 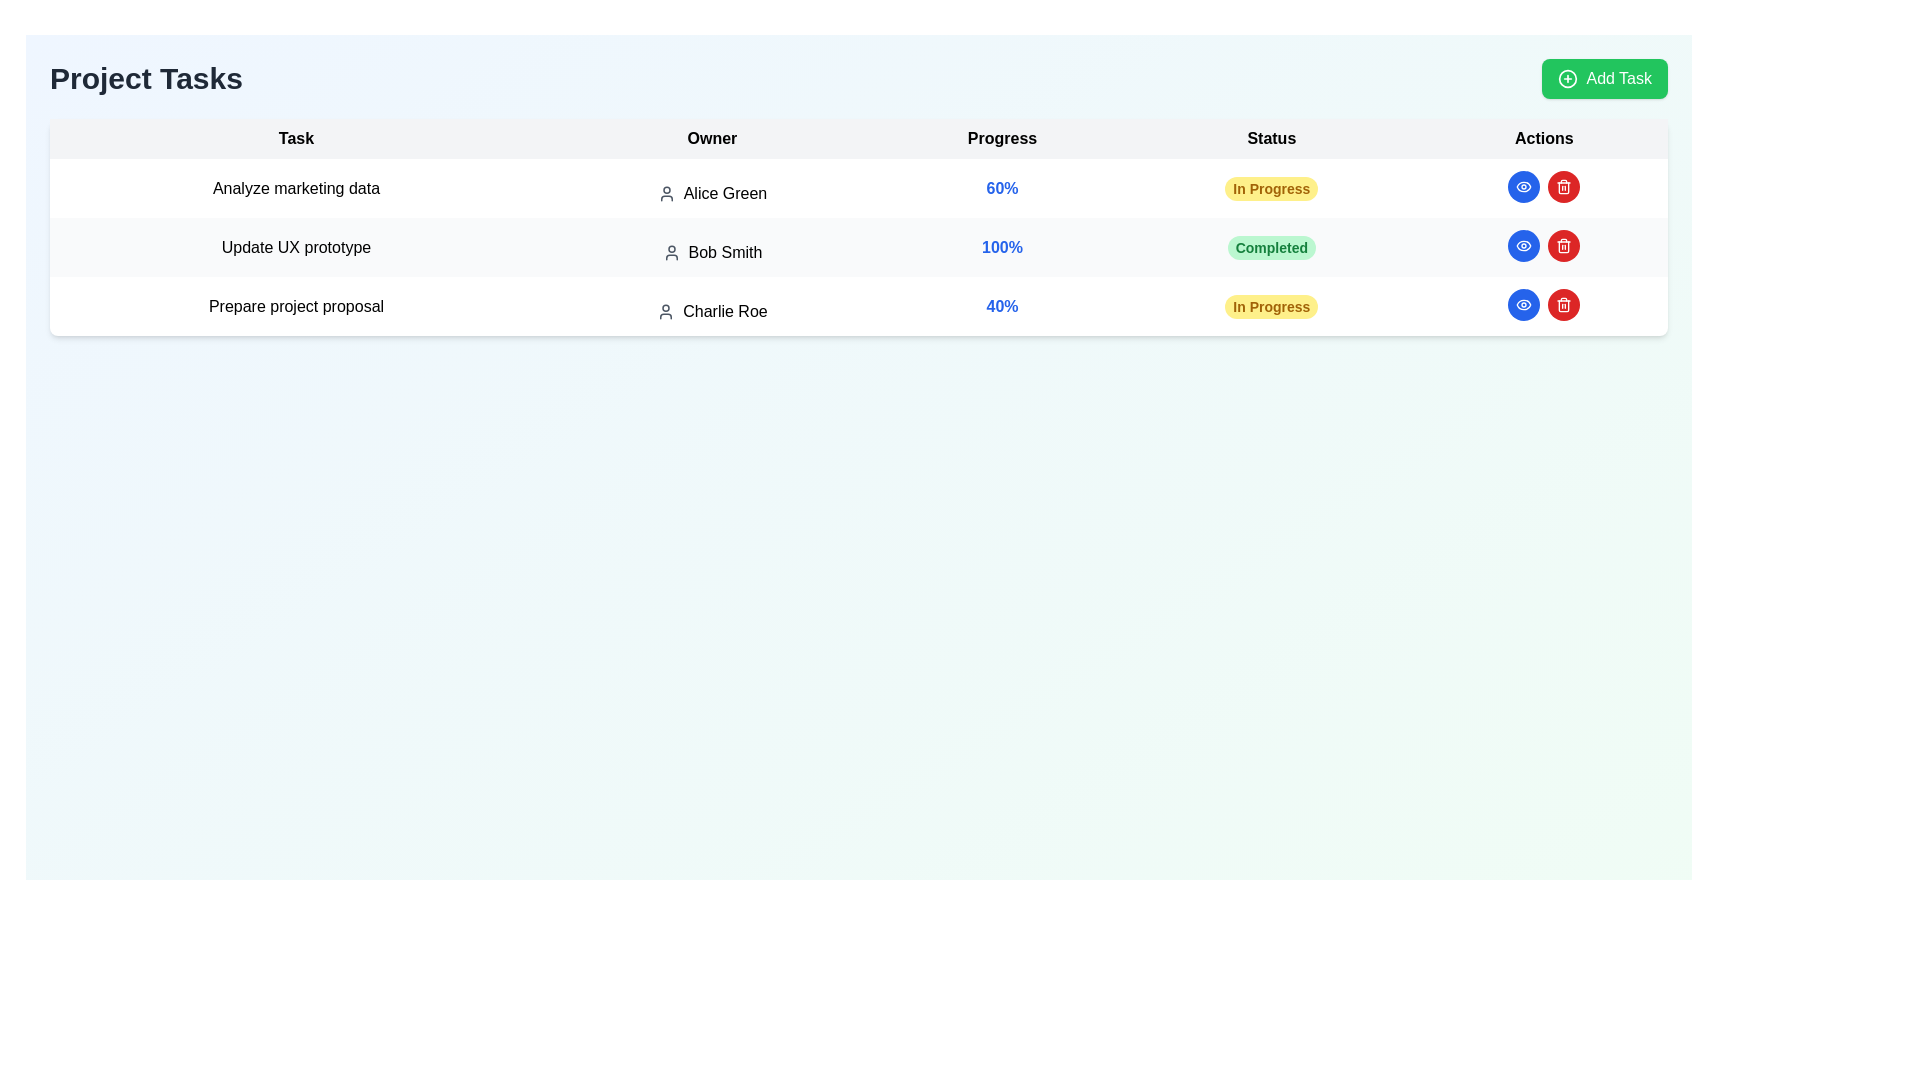 What do you see at coordinates (859, 246) in the screenshot?
I see `on the second row of the 'Project Tasks' table` at bounding box center [859, 246].